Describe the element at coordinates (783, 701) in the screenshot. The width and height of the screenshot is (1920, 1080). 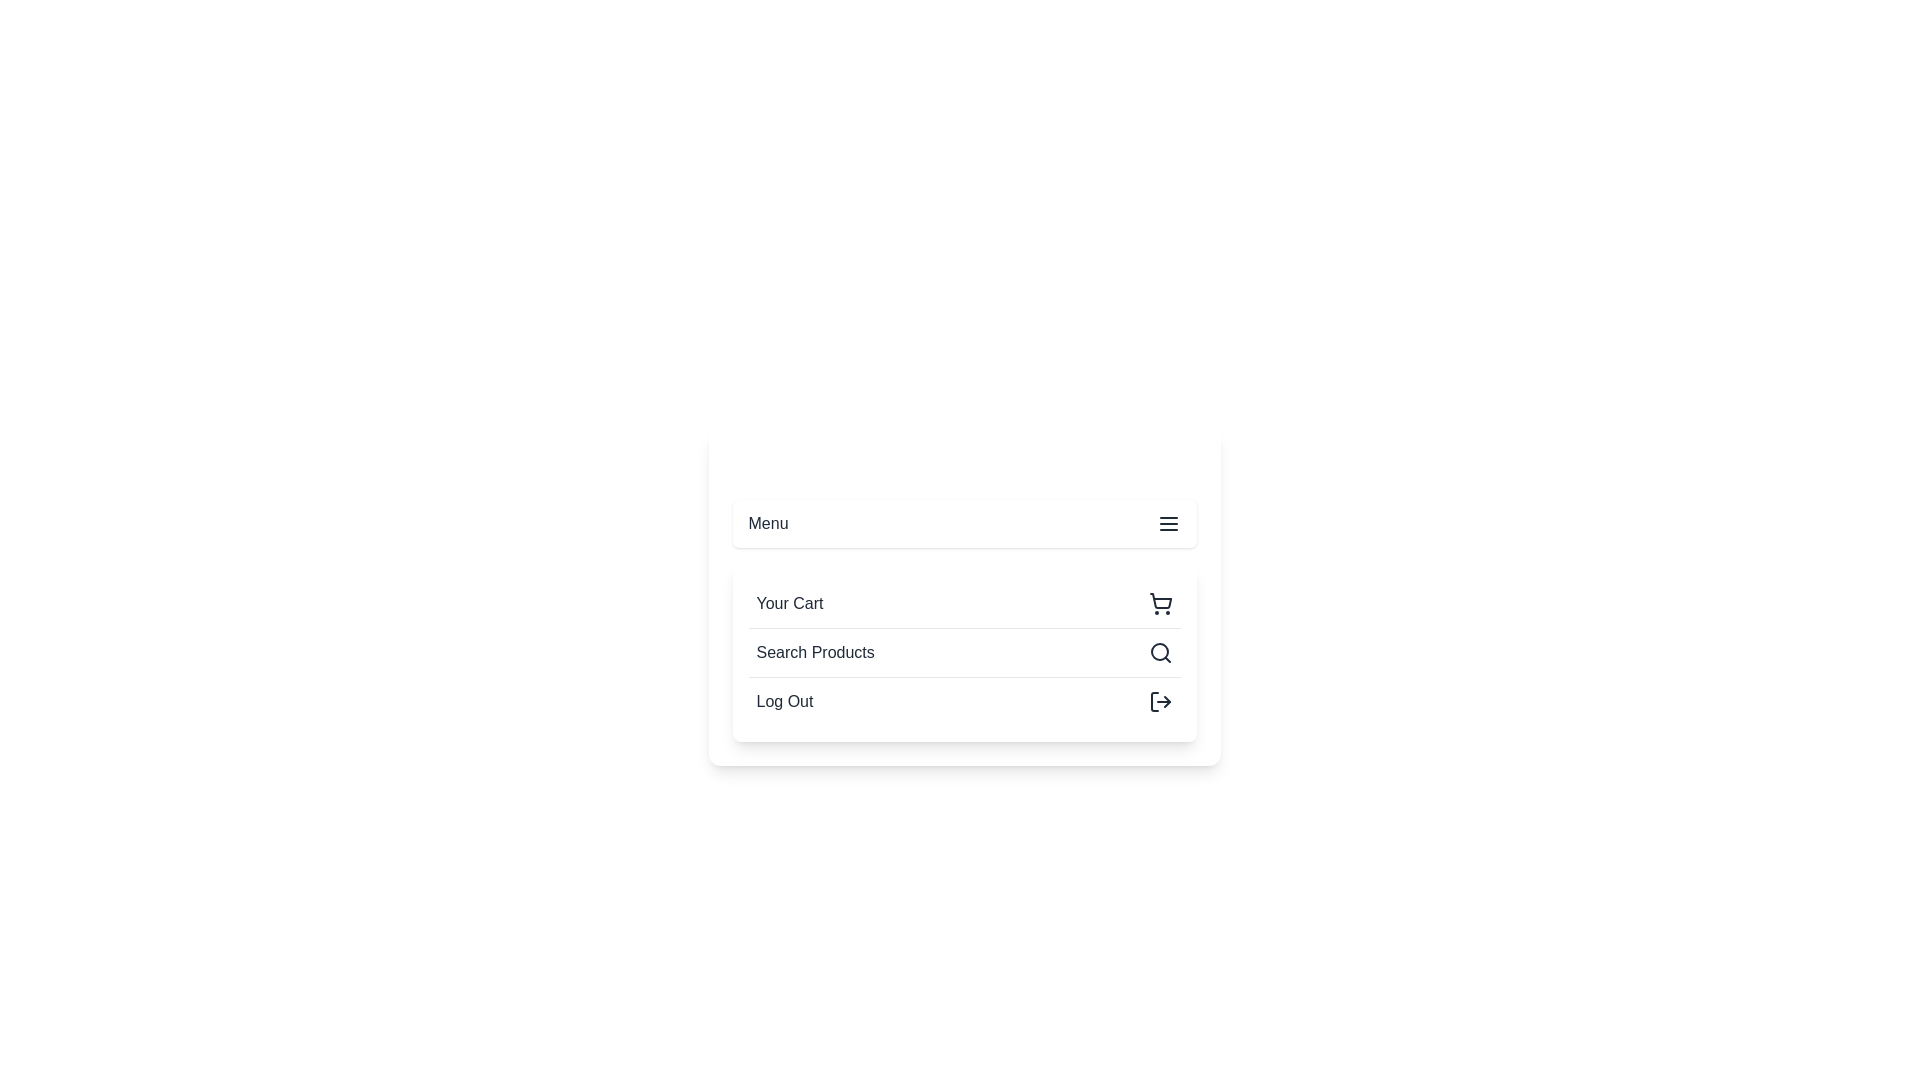
I see `the 'Log Out' text label element, which is styled in a medium weight sans-serif font and positioned to the right of the logout icon in the menu section` at that location.